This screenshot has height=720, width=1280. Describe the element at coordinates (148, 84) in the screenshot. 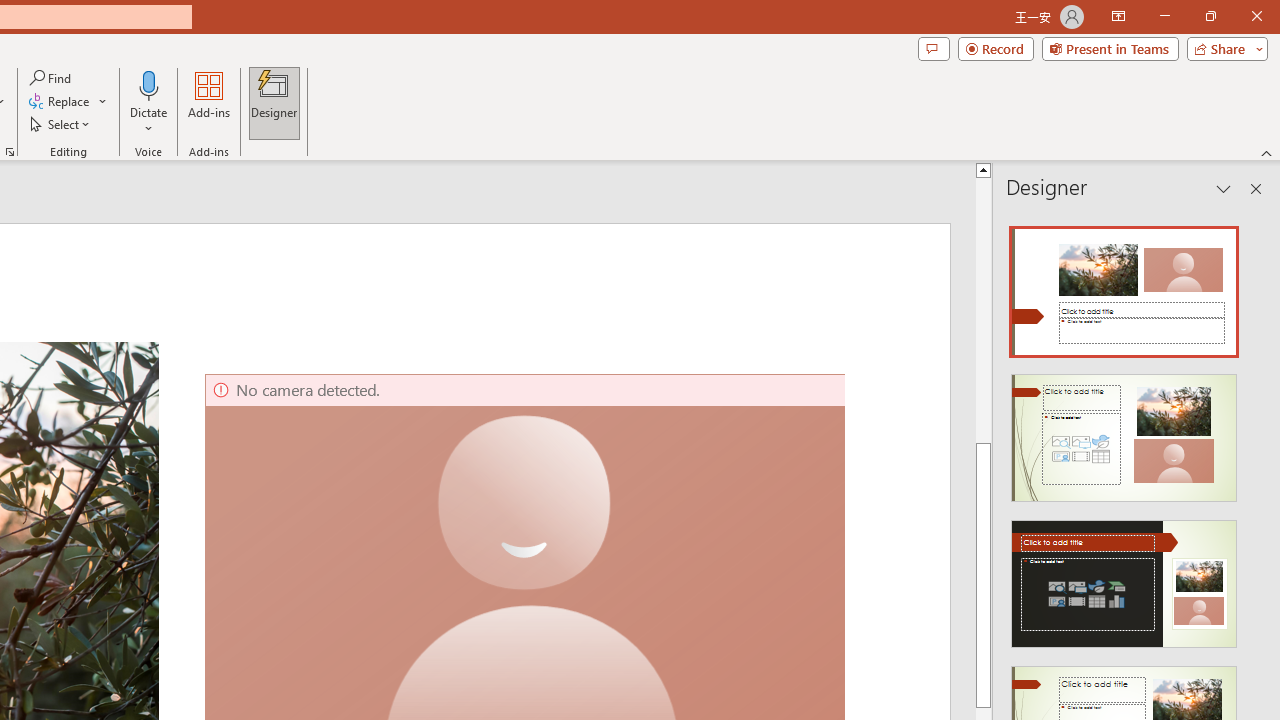

I see `'Dictate'` at that location.